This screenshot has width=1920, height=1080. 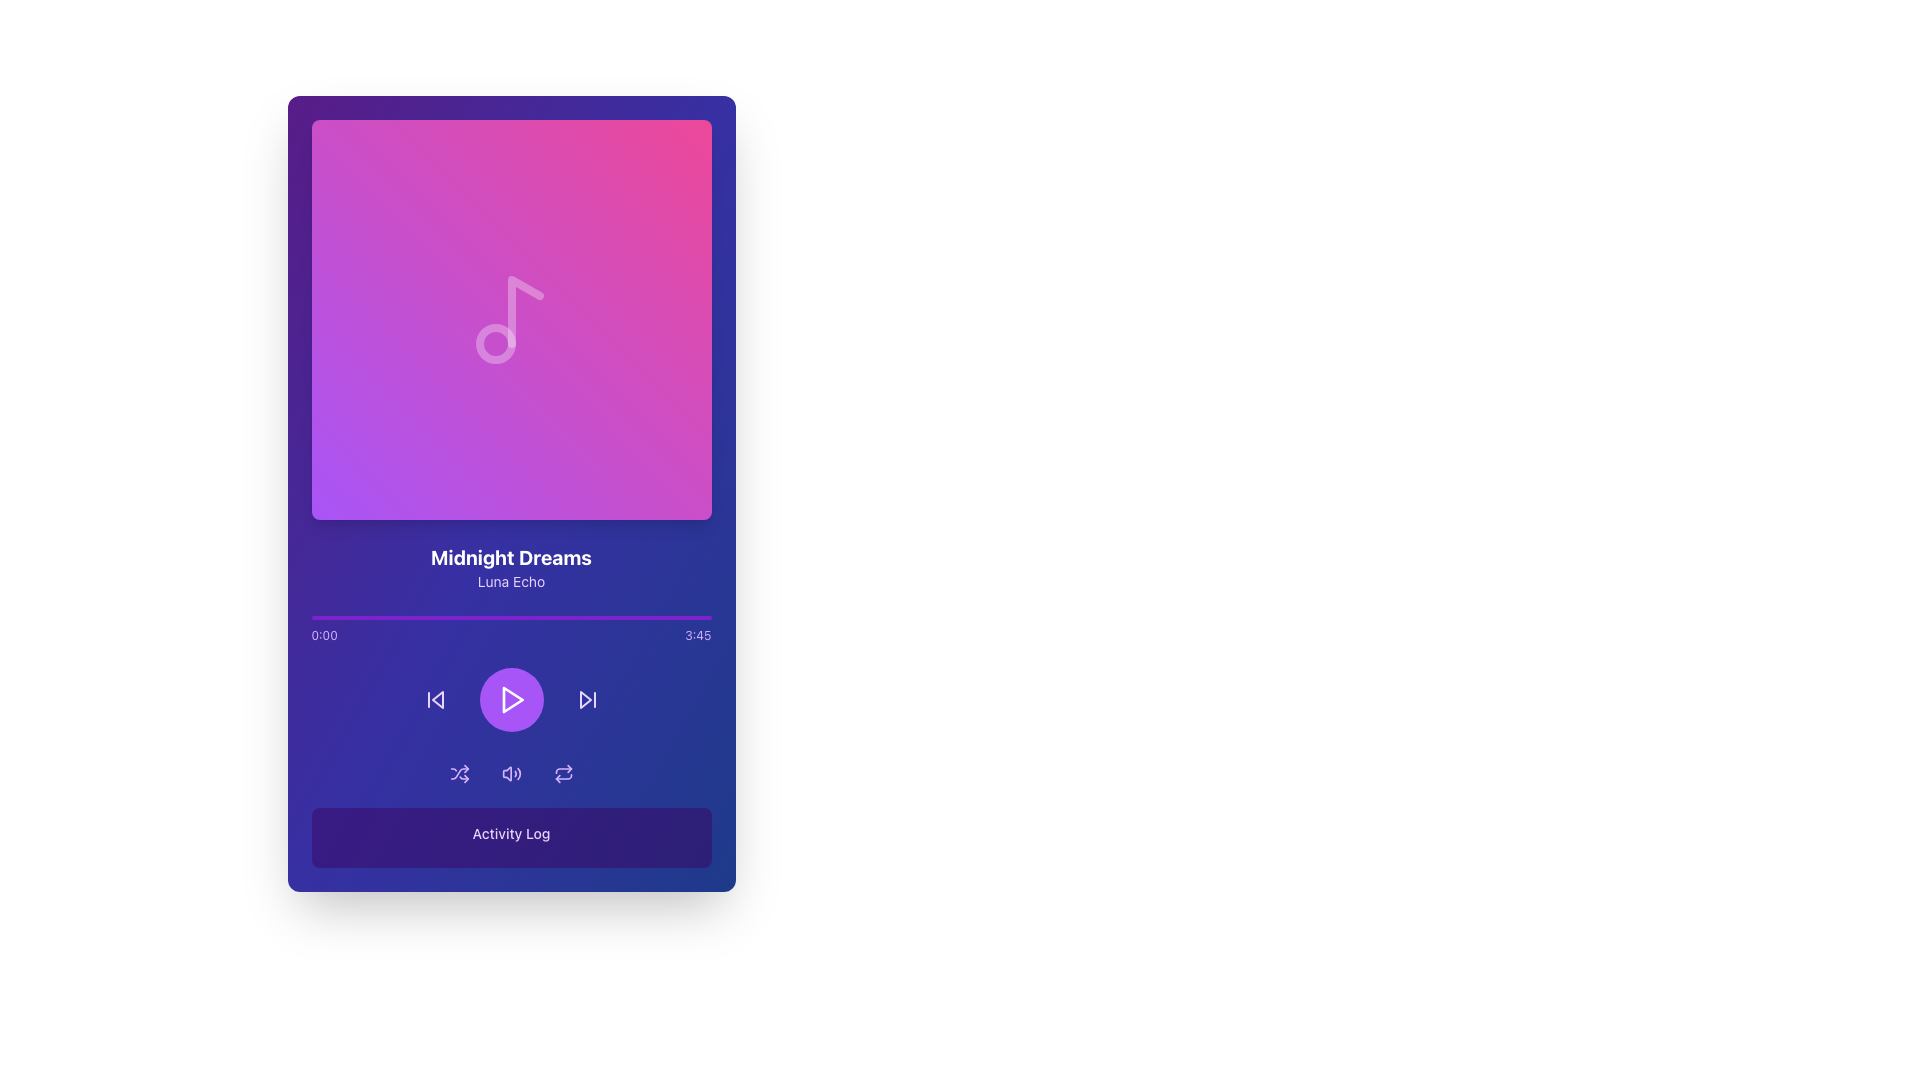 What do you see at coordinates (511, 636) in the screenshot?
I see `the time scale element located between the labels '0:00' and '3:45' on the blue background of the music player interface` at bounding box center [511, 636].